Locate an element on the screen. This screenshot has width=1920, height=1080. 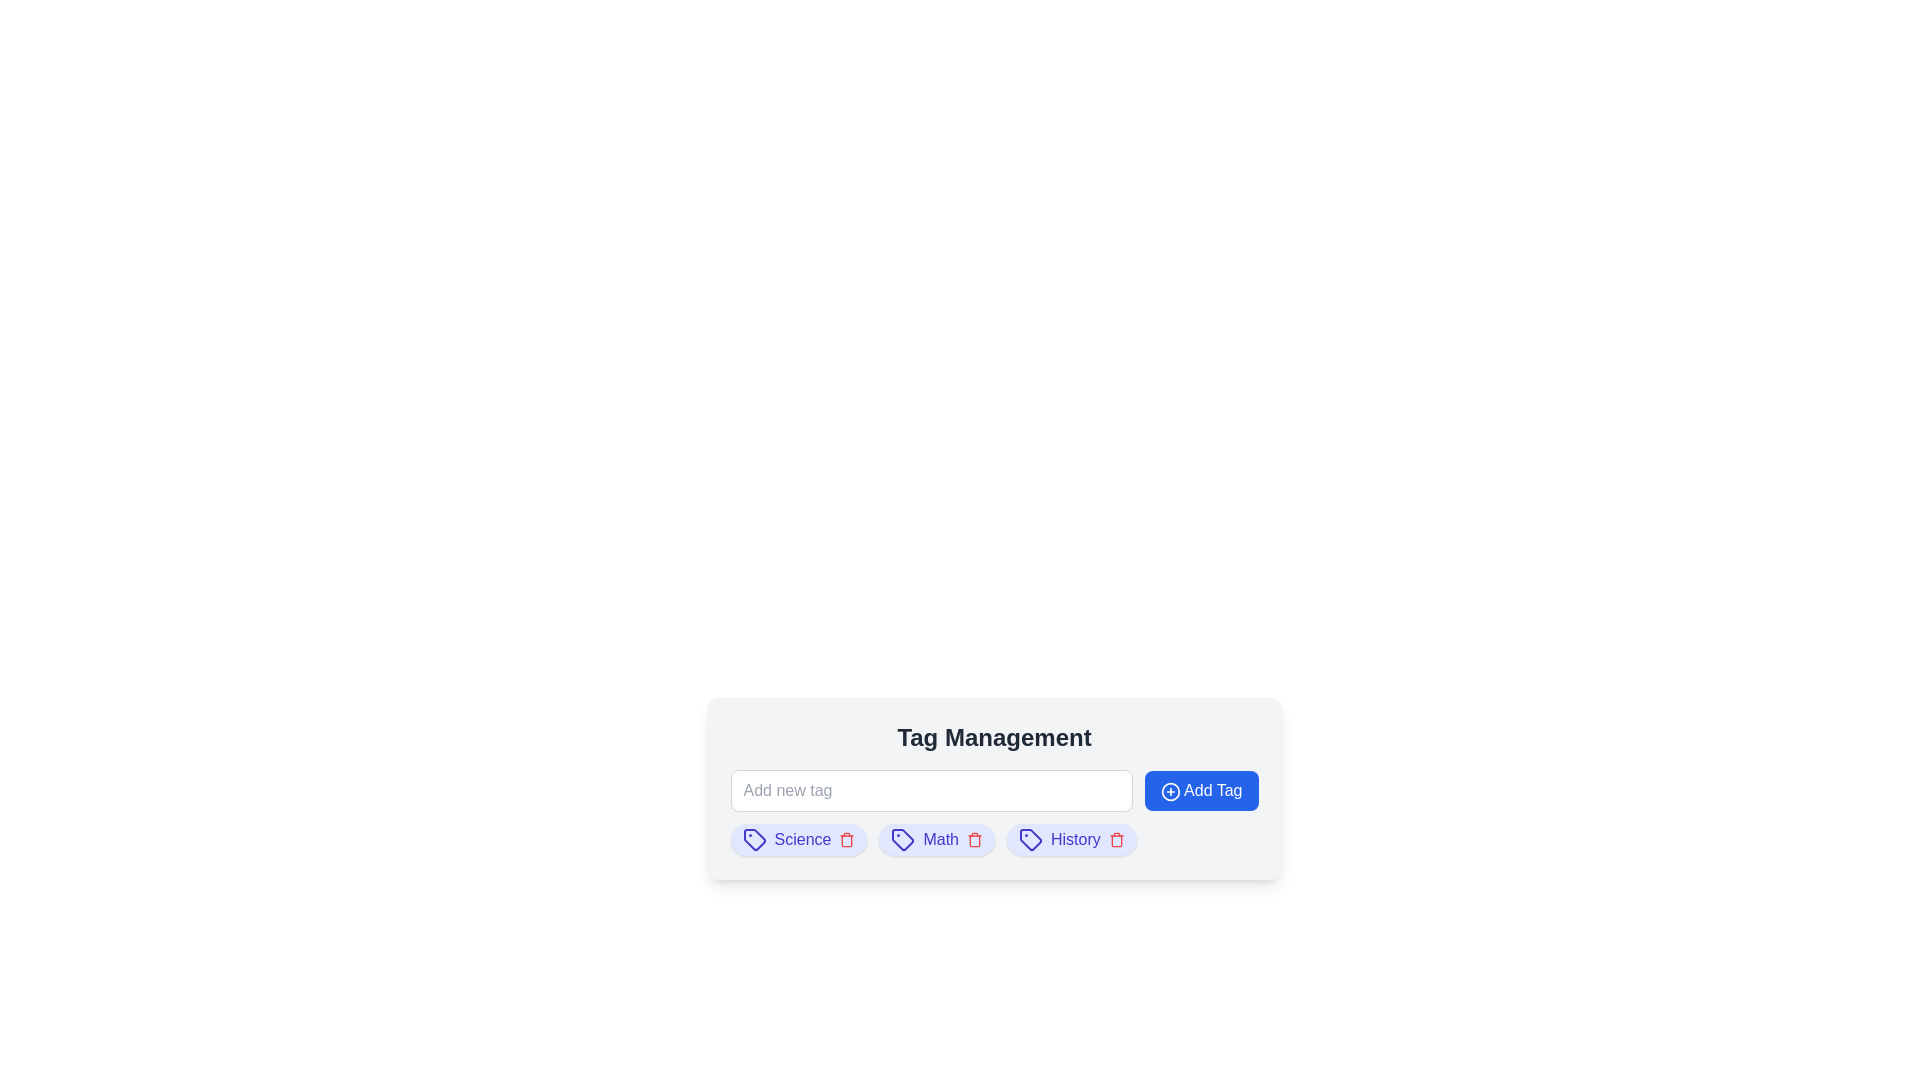
the 'Math' tag button, which is a rounded rectangle button with indigo text and a light indigo background, located in the bottom center of the interface between 'Science' and 'History' is located at coordinates (936, 840).